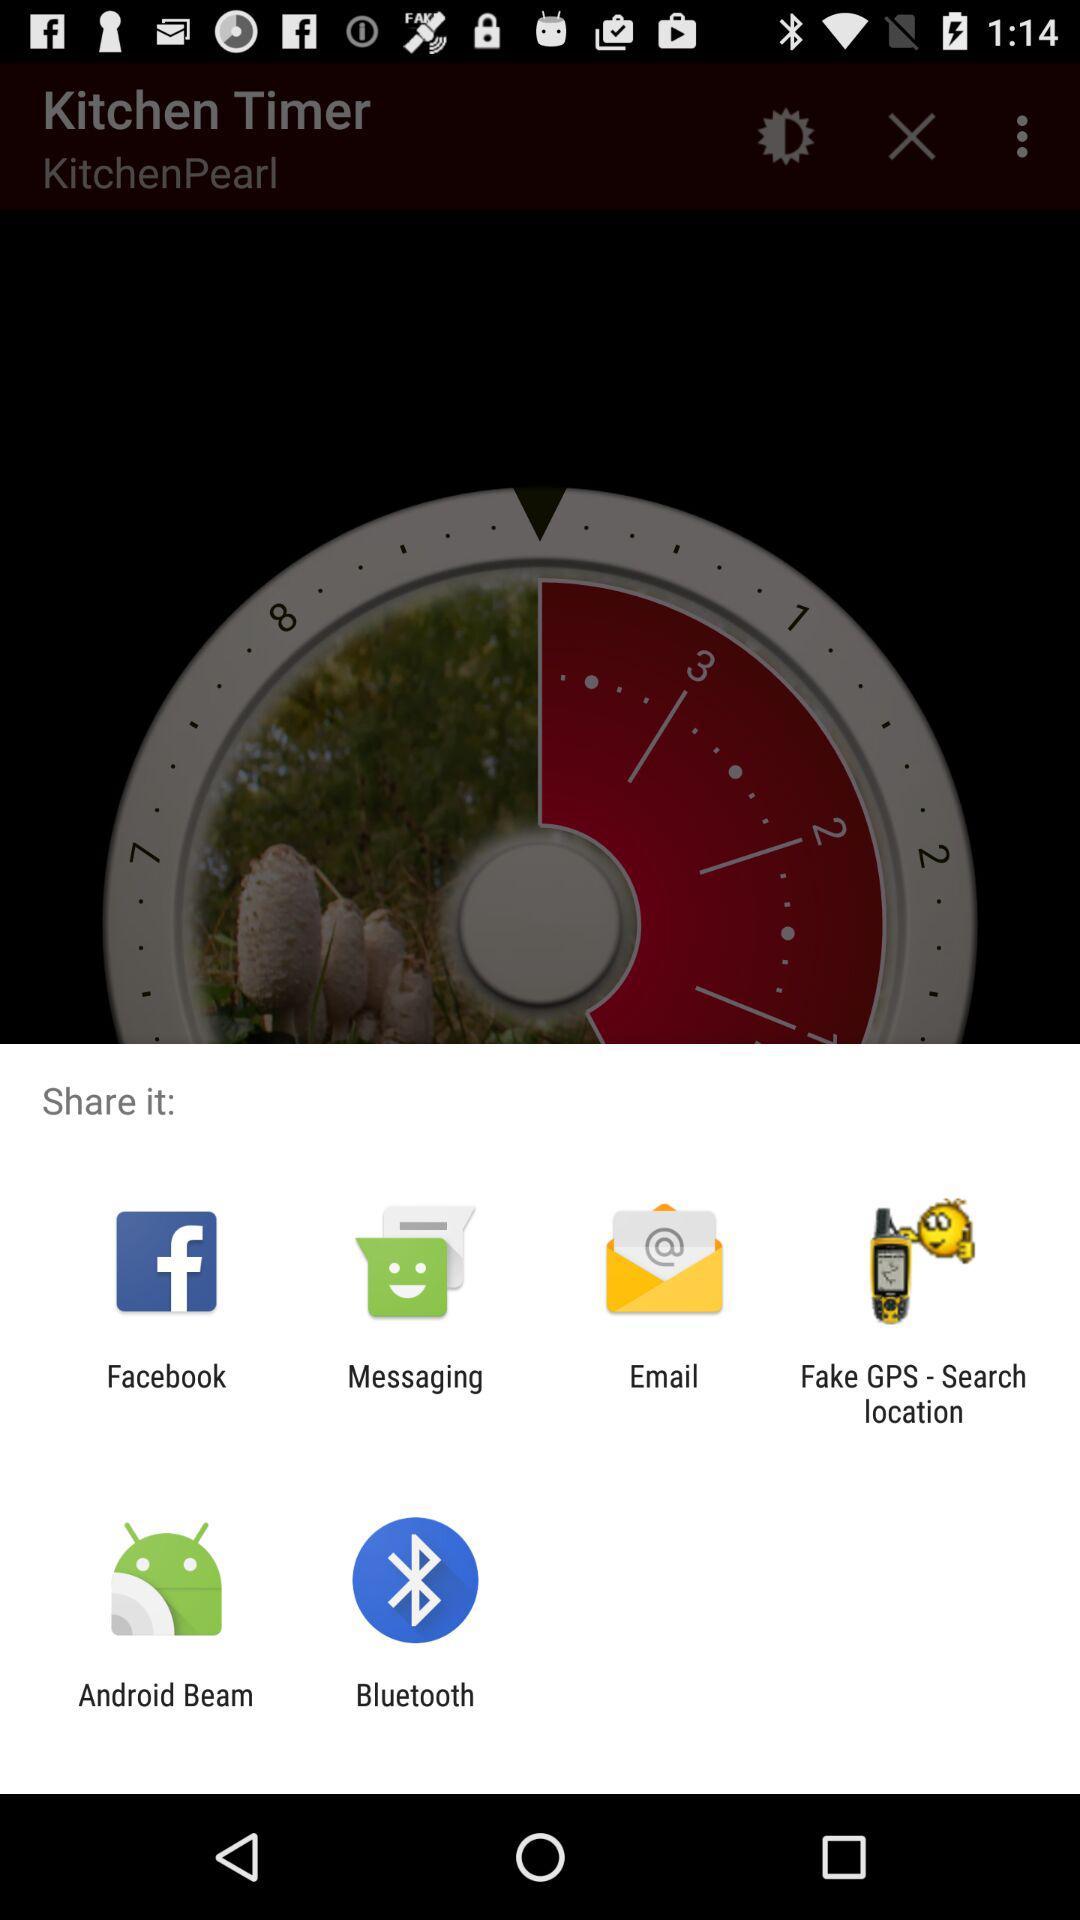  What do you see at coordinates (414, 1711) in the screenshot?
I see `the bluetooth item` at bounding box center [414, 1711].